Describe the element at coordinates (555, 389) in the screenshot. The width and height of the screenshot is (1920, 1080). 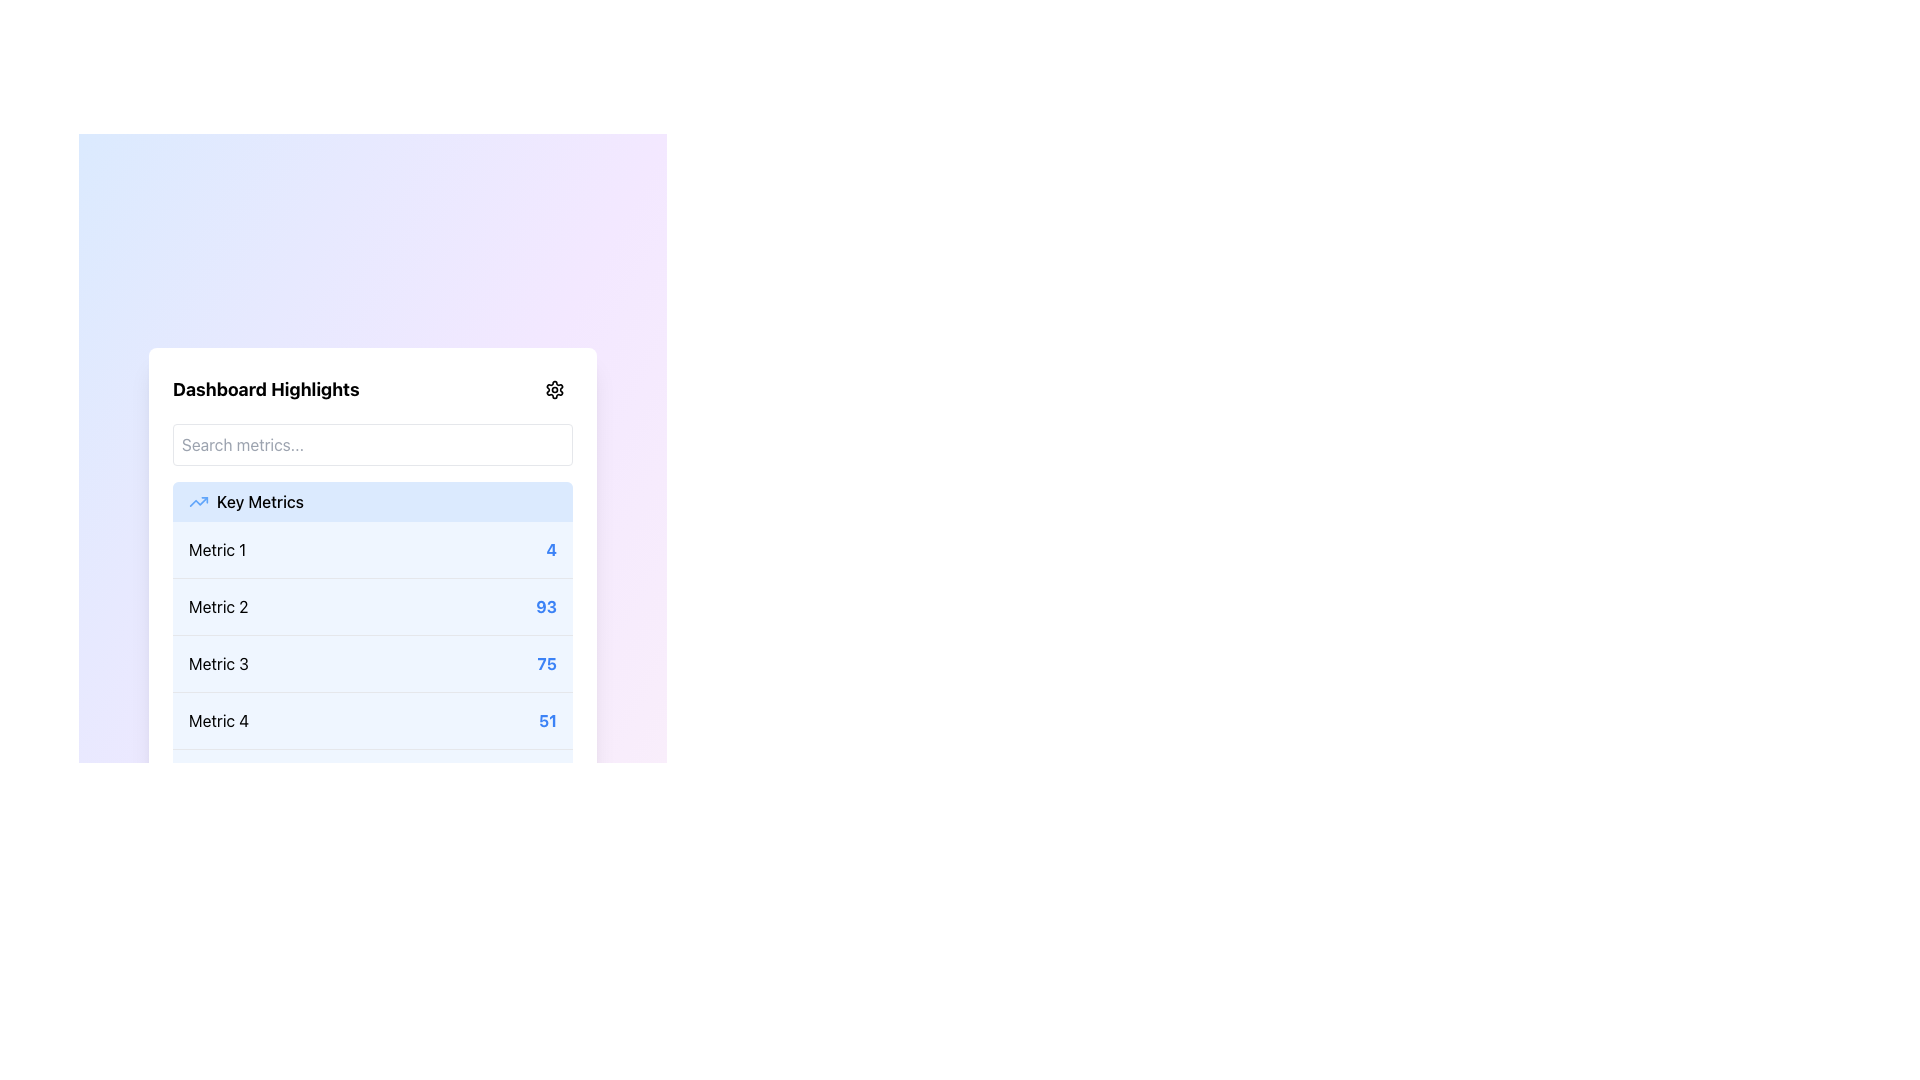
I see `the Icon Button located at the top-right corner of the 'Dashboard Highlights' panel` at that location.